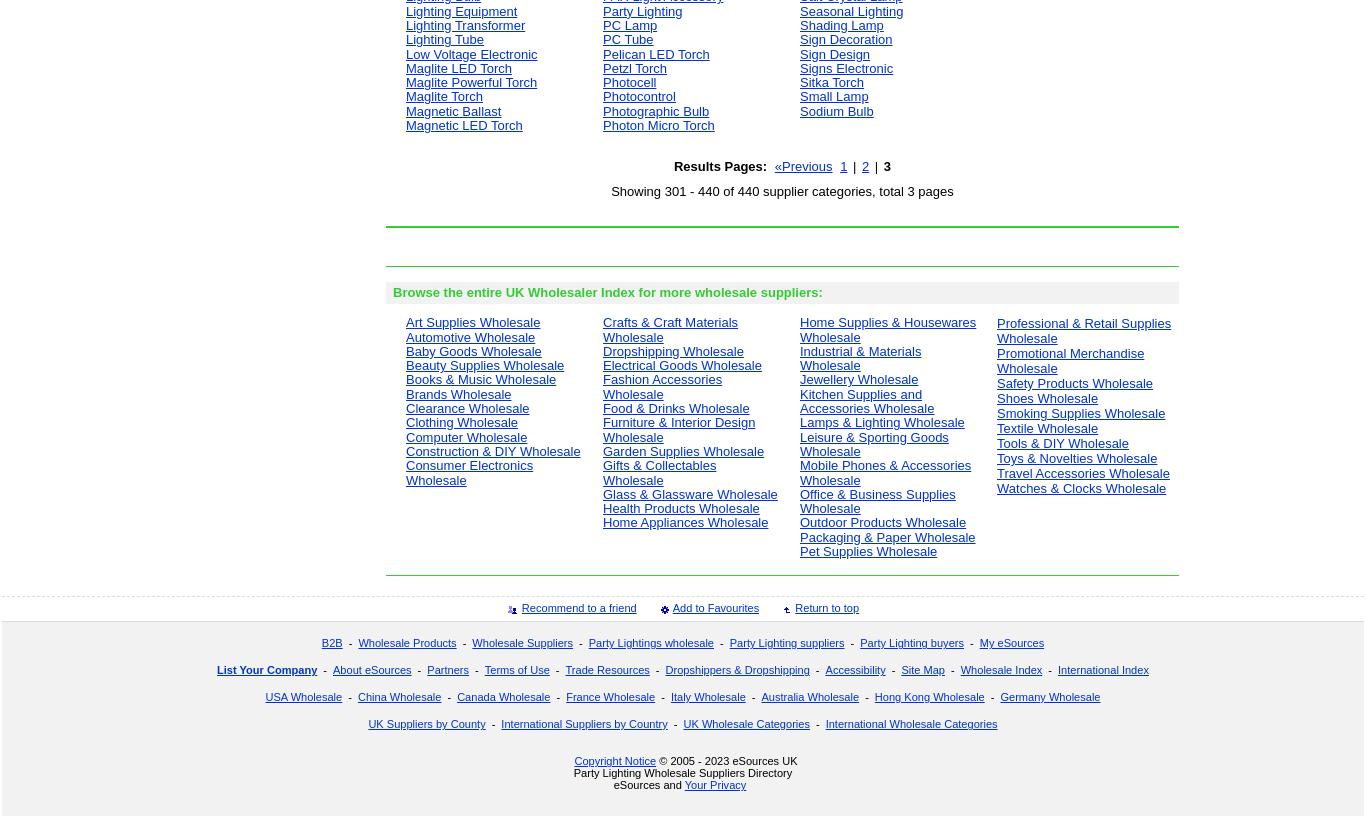 This screenshot has width=1366, height=831. Describe the element at coordinates (503, 695) in the screenshot. I see `'Canada Wholesale'` at that location.